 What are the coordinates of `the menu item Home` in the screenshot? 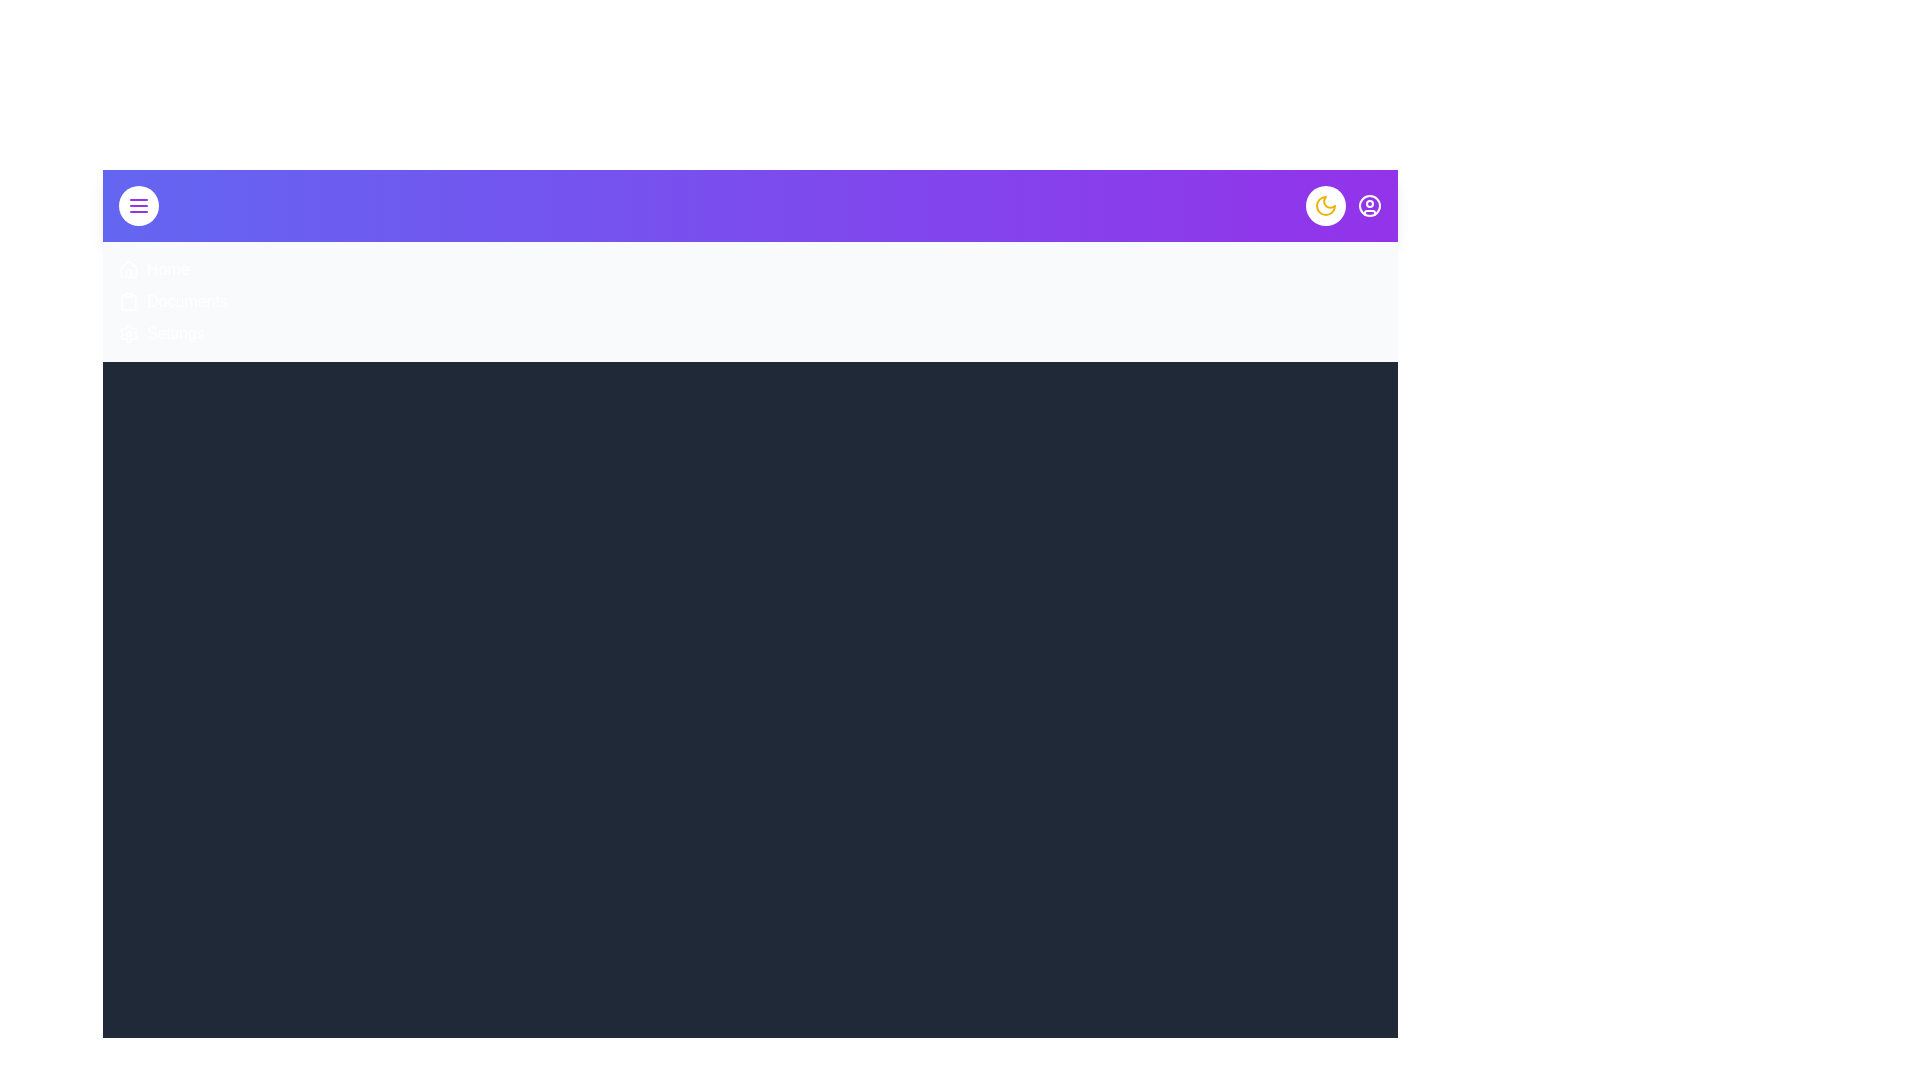 It's located at (168, 270).